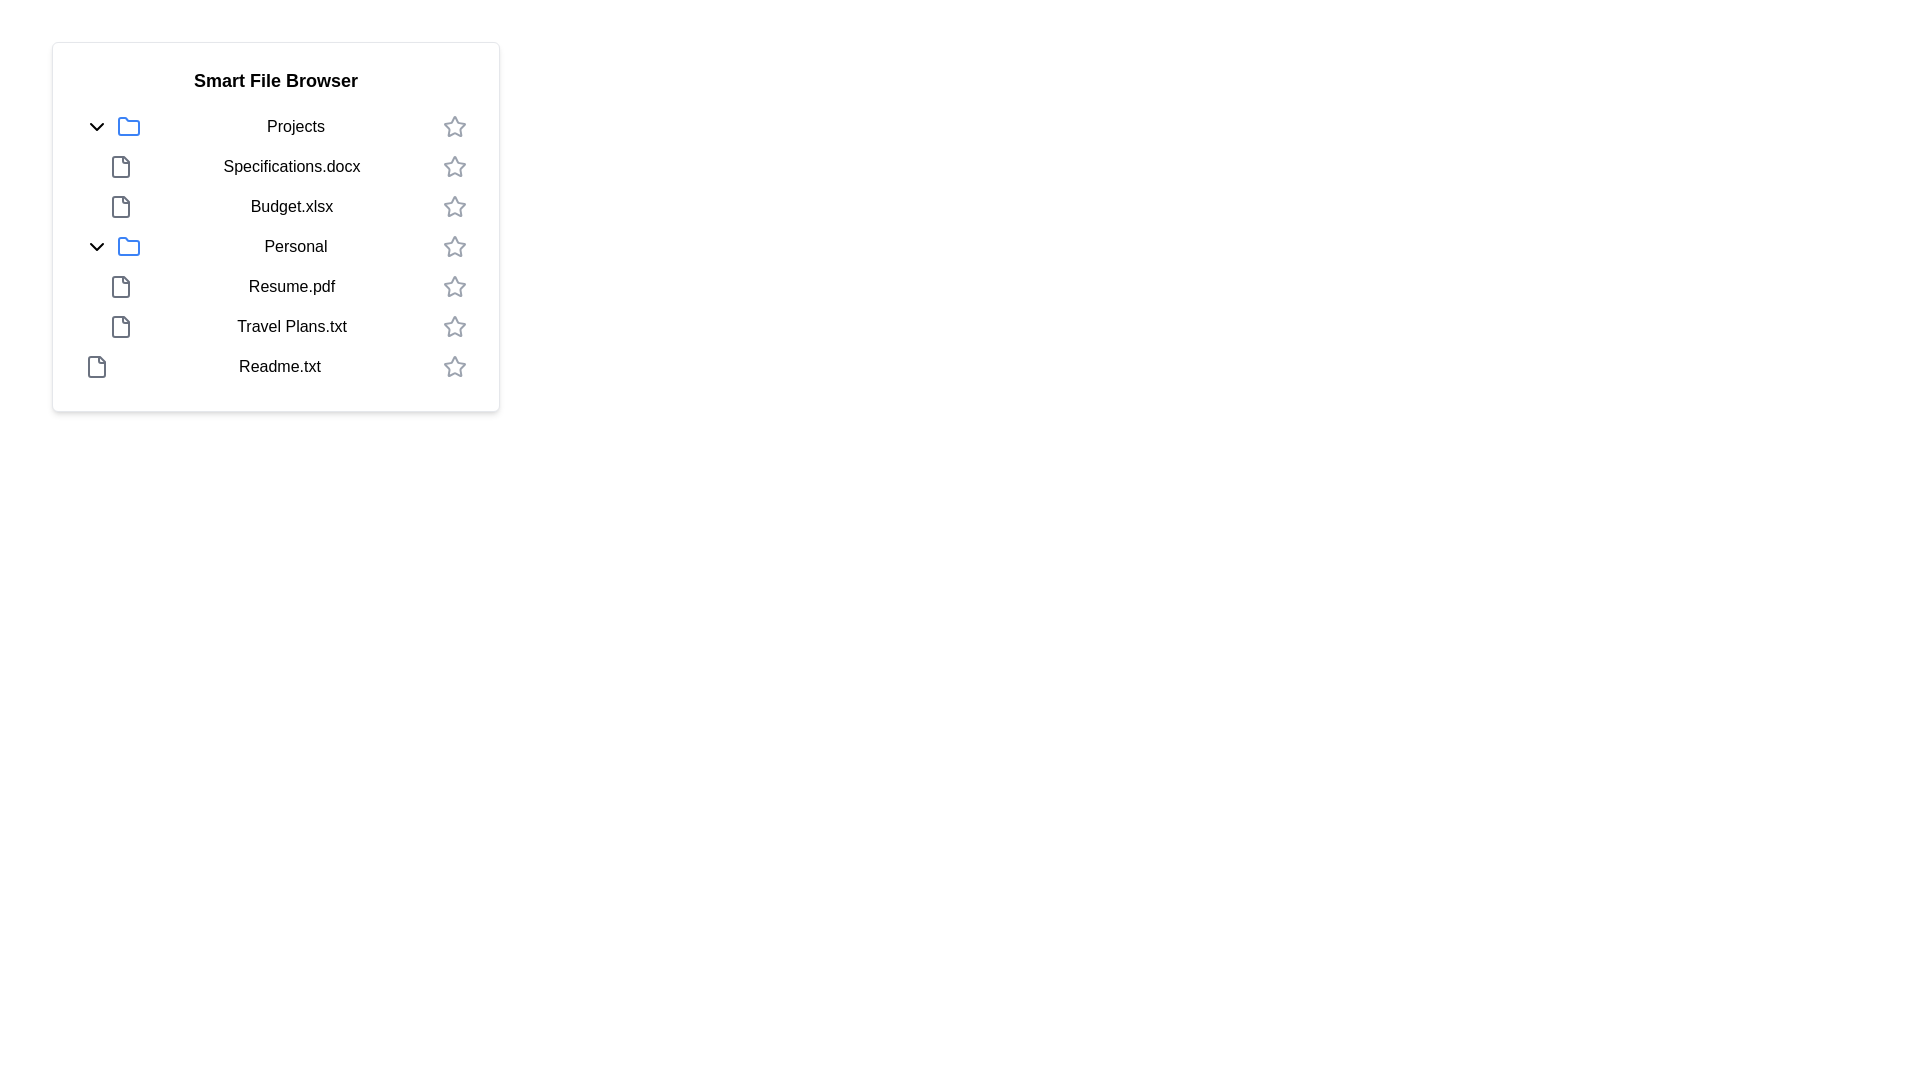 The image size is (1920, 1080). I want to click on the star-shaped icon with a gray outline located at the right end of the row labeled 'Travel Plans.txt', so click(454, 326).